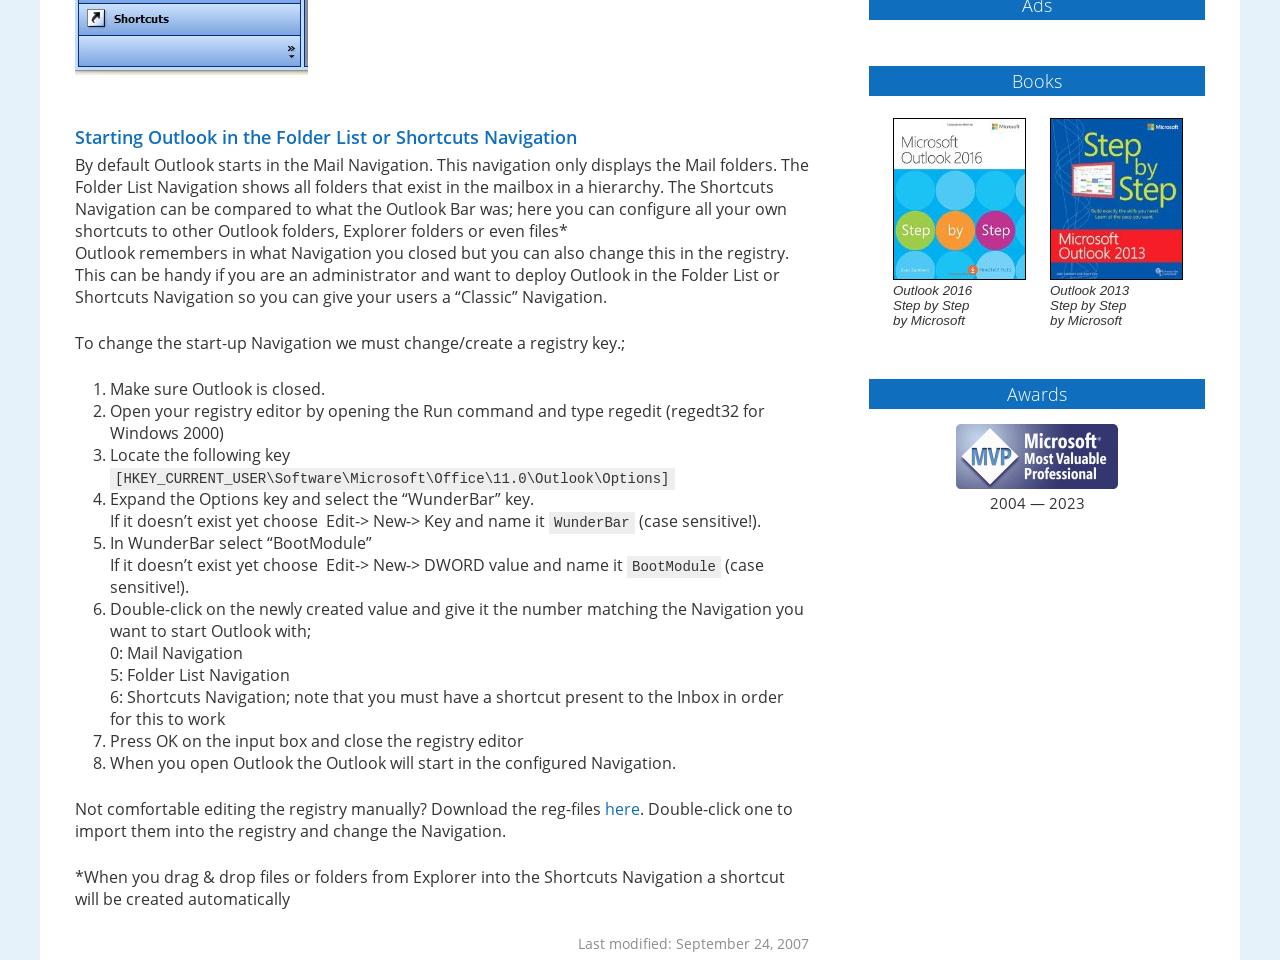 The width and height of the screenshot is (1280, 960). I want to click on 'Expand the Options key and select the “WunderBar” key.', so click(322, 498).